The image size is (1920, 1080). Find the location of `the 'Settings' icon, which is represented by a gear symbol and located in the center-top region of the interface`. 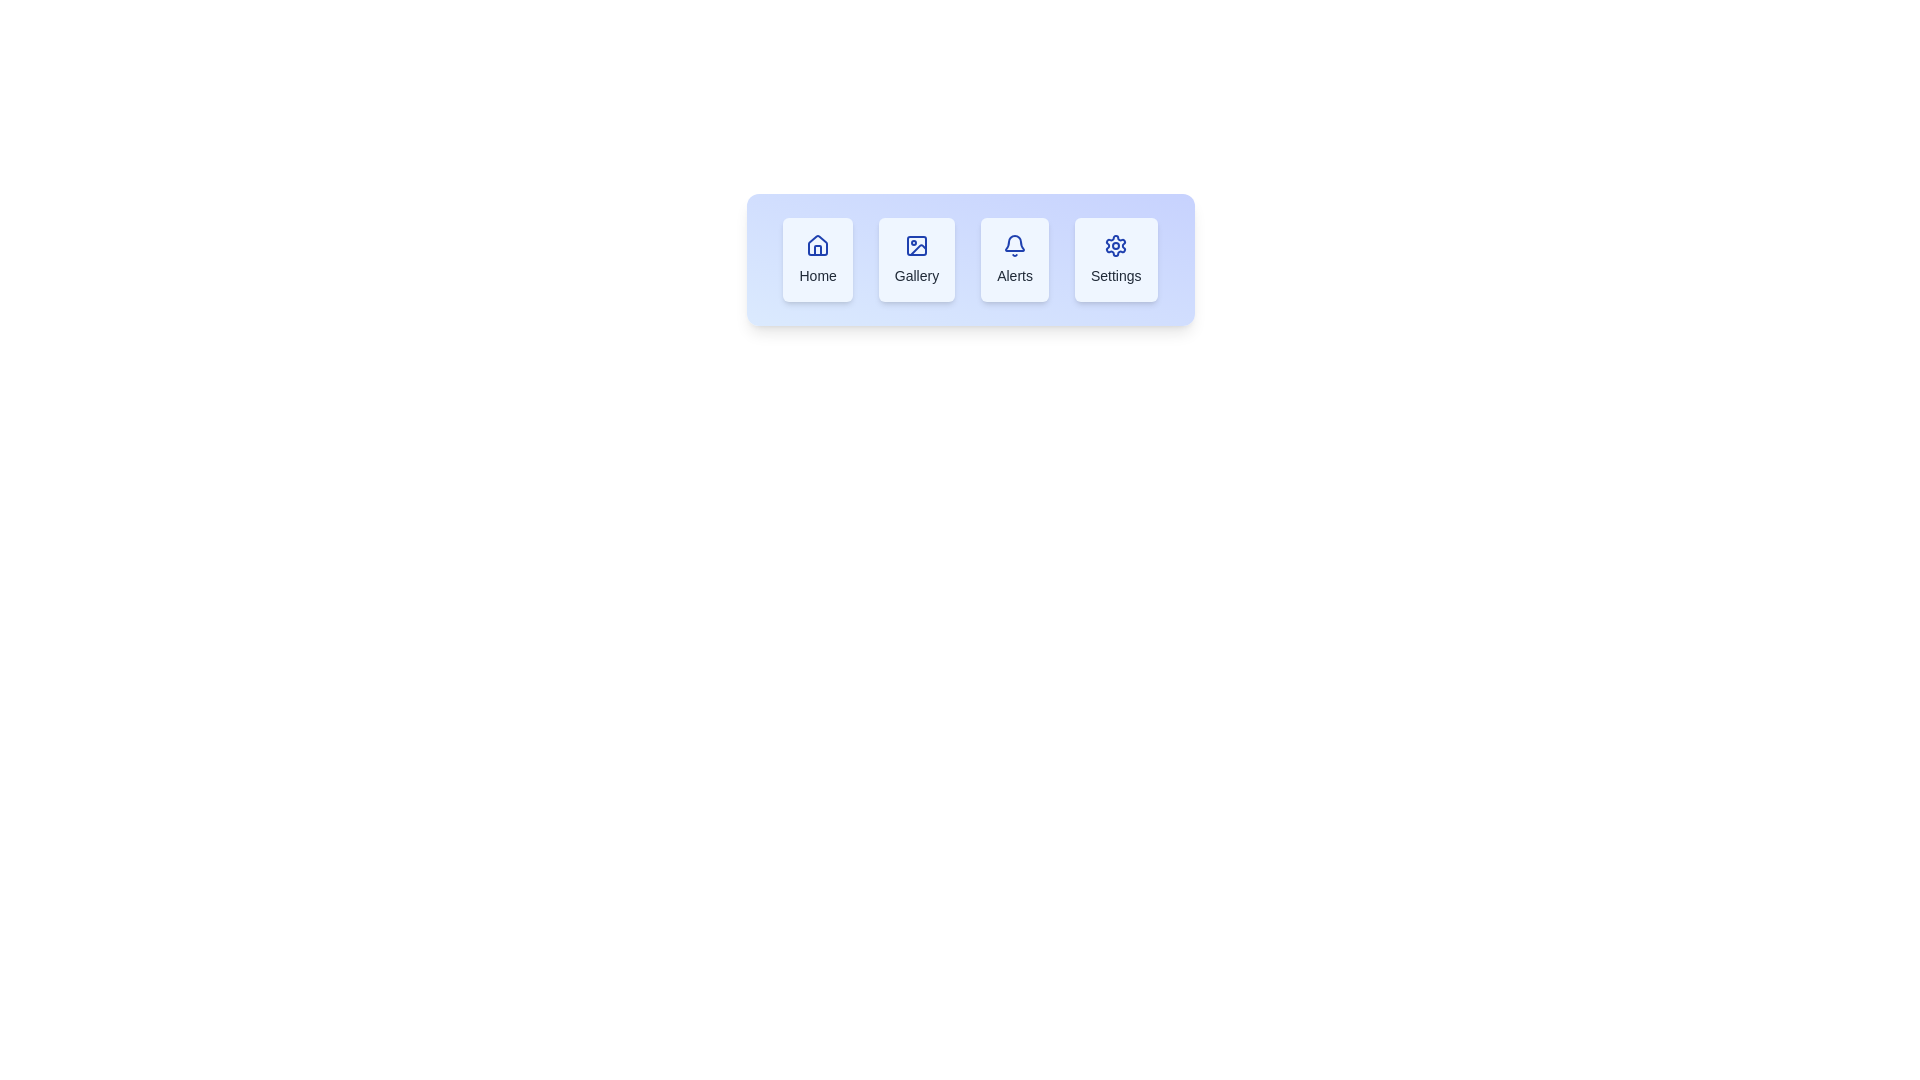

the 'Settings' icon, which is represented by a gear symbol and located in the center-top region of the interface is located at coordinates (1115, 245).